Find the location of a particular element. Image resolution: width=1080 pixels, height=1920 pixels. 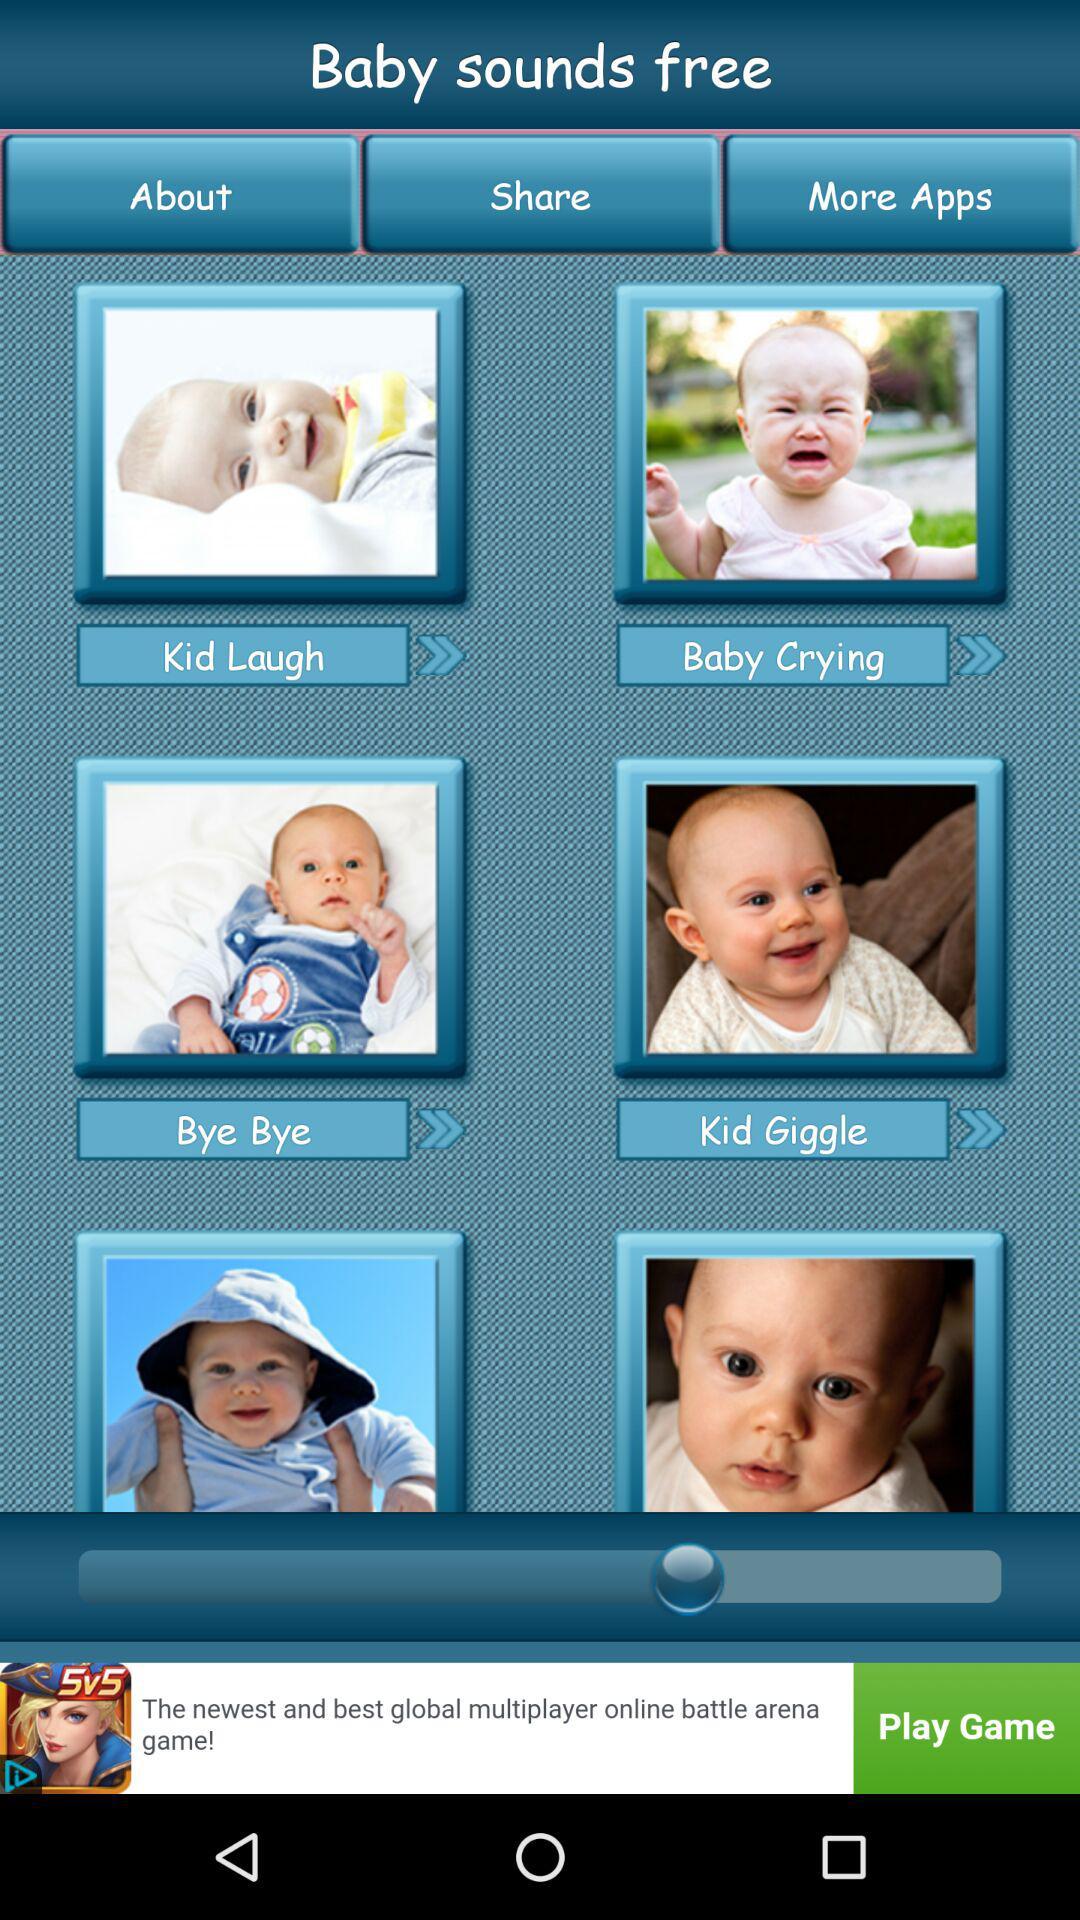

forward is located at coordinates (979, 654).